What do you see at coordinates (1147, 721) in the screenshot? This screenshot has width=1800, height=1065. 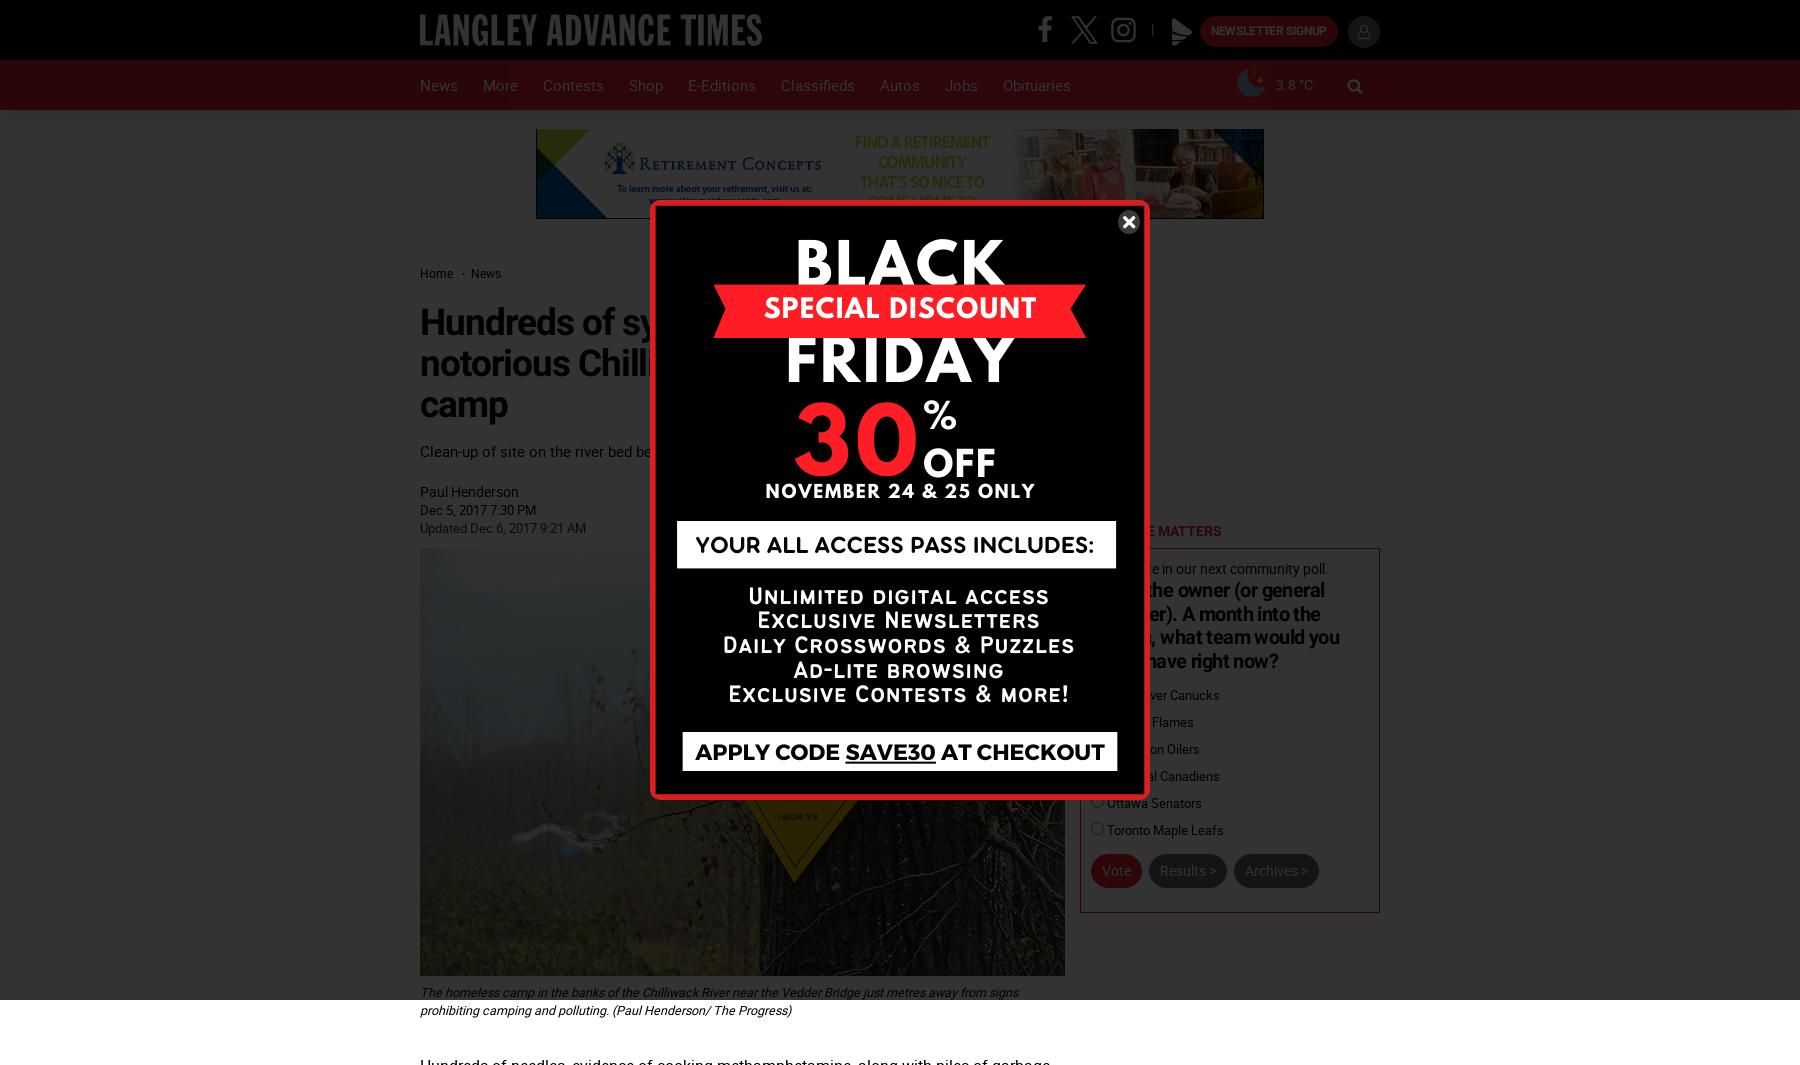 I see `'Calgary Flames'` at bounding box center [1147, 721].